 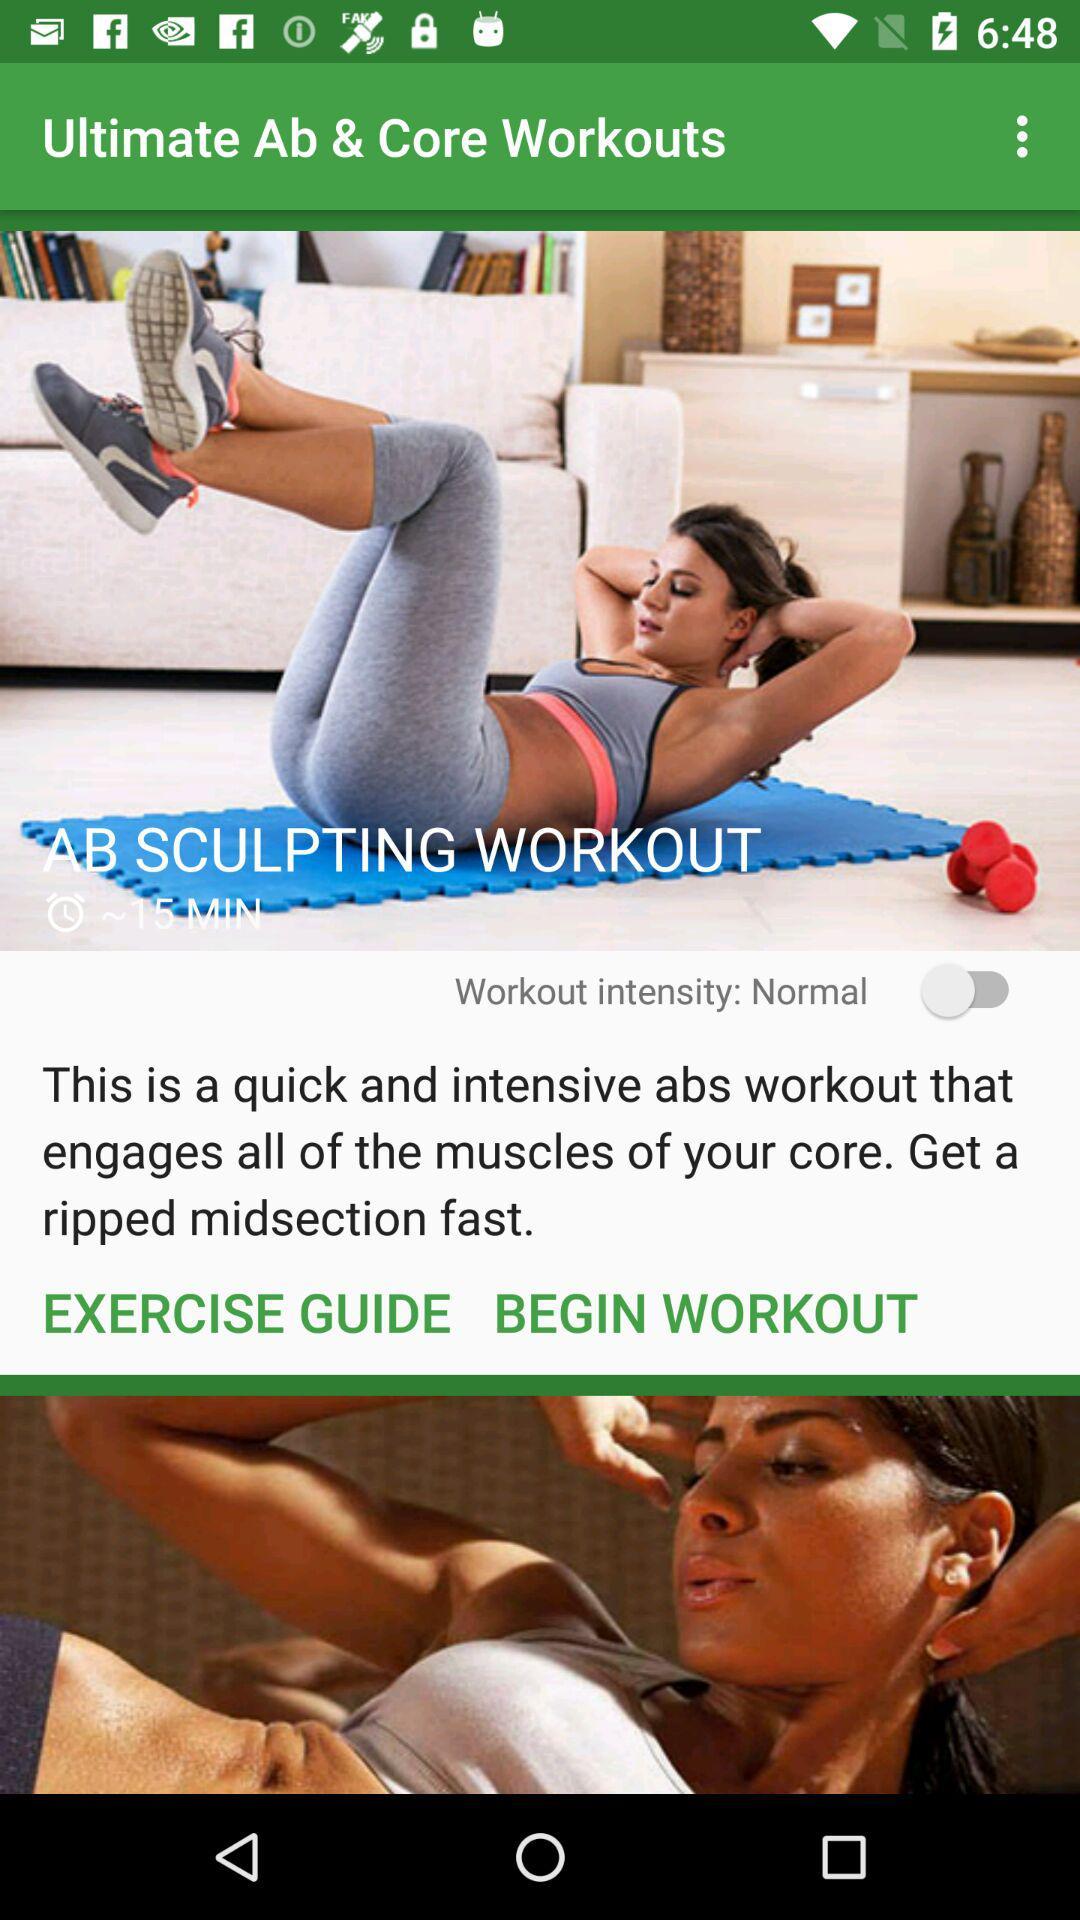 I want to click on icon next to the begin workout icon, so click(x=245, y=1311).